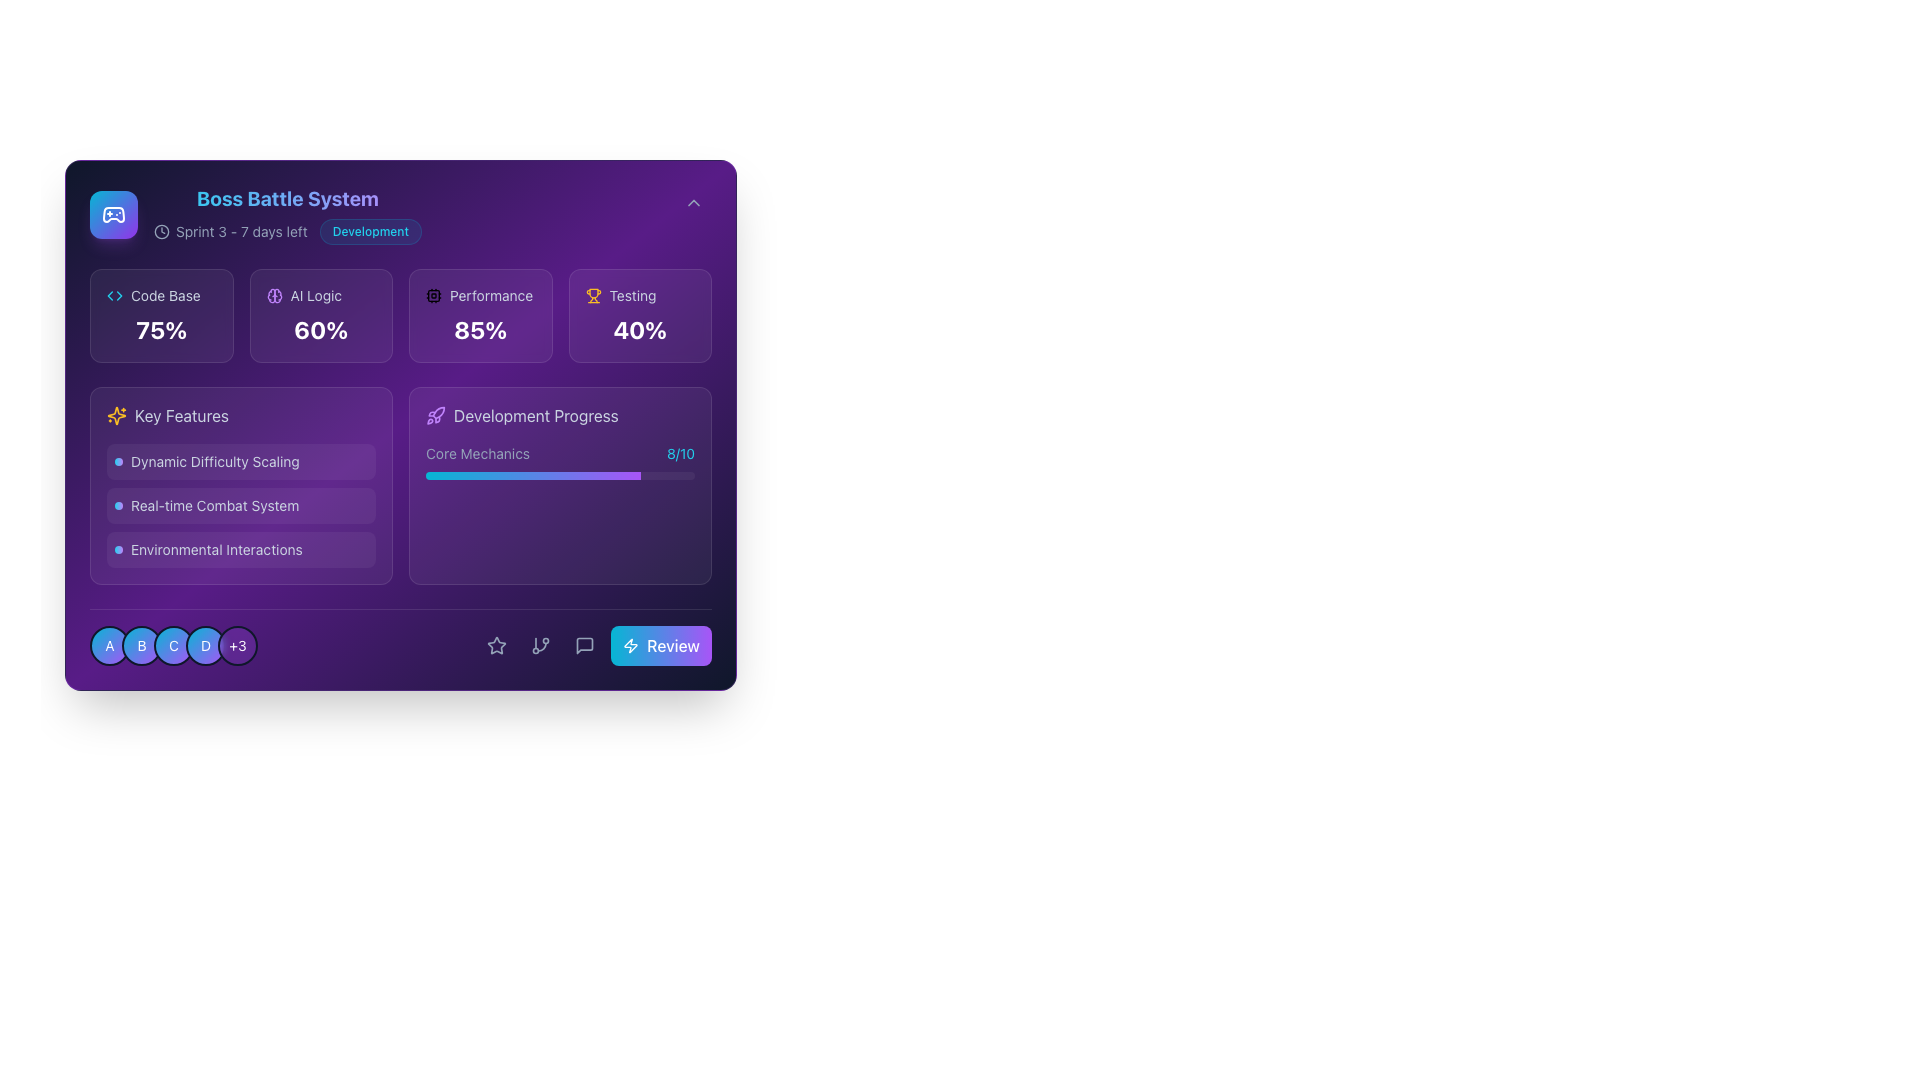 This screenshot has width=1920, height=1080. I want to click on the details of the CPU icon, which has a greenish hue and is positioned to the left of the text 'Performance', so click(432, 296).